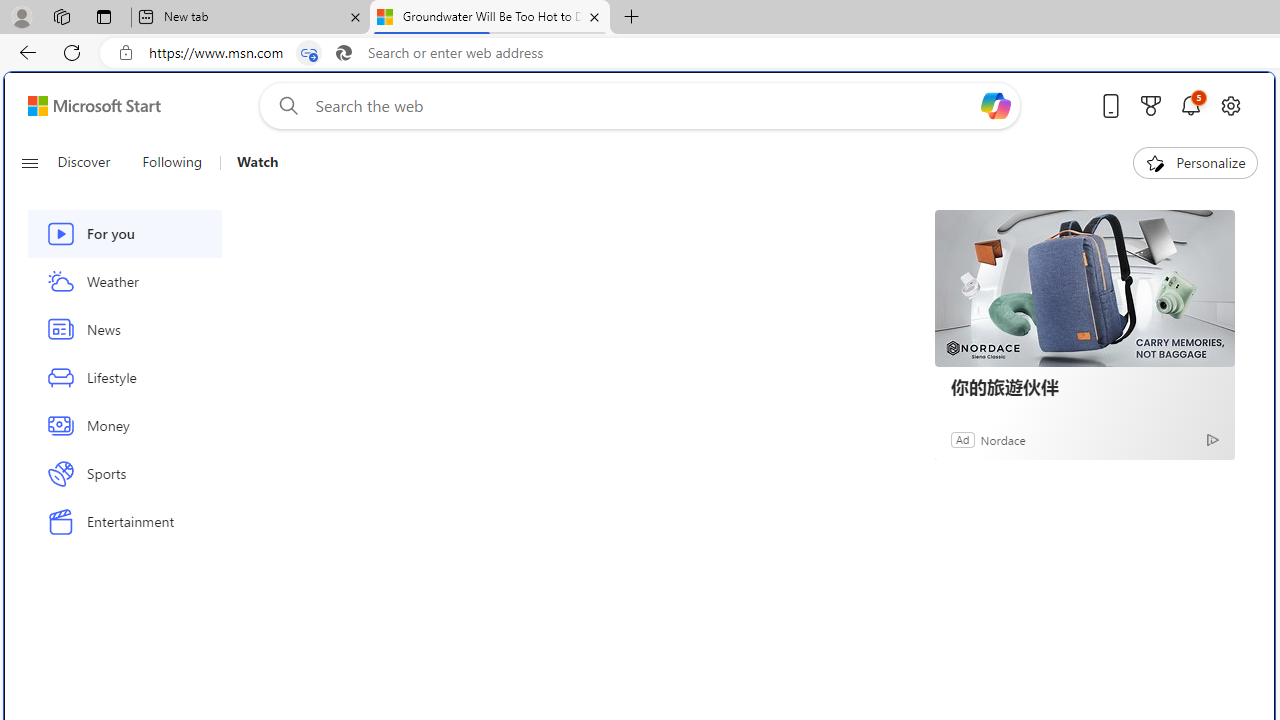  I want to click on 'Skip to footer', so click(81, 105).